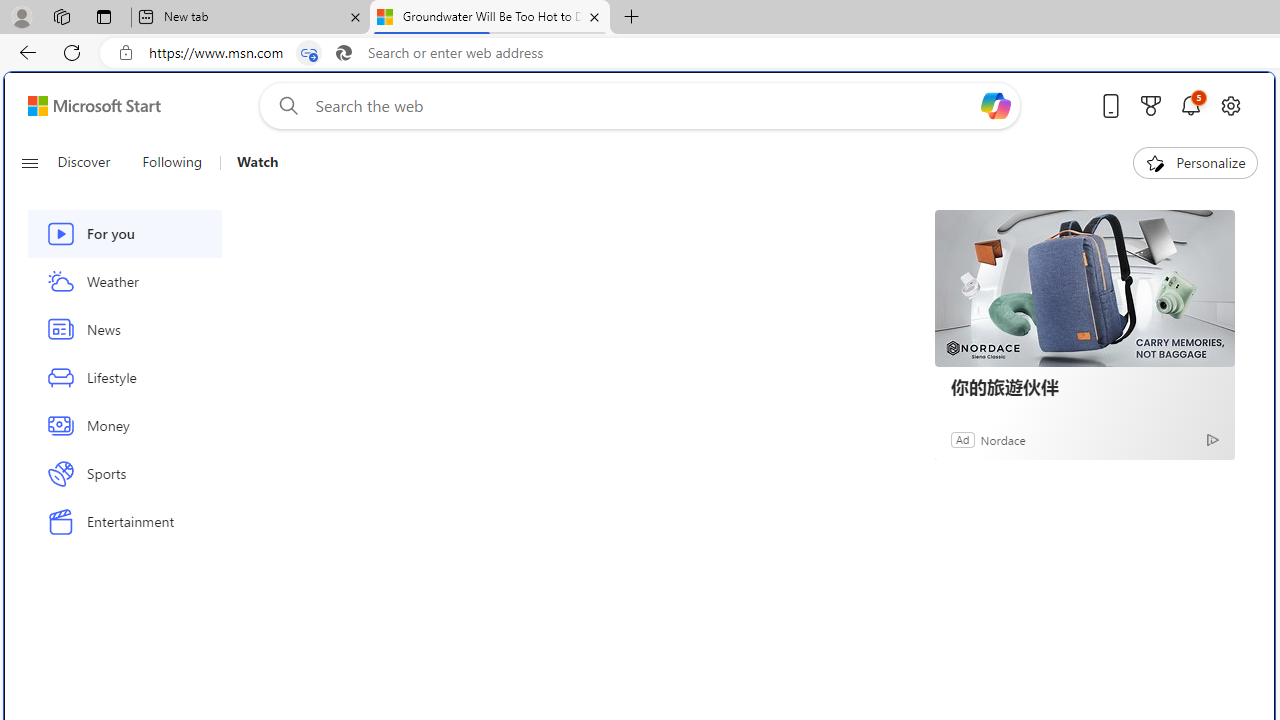  I want to click on 'Skip to footer', so click(81, 105).